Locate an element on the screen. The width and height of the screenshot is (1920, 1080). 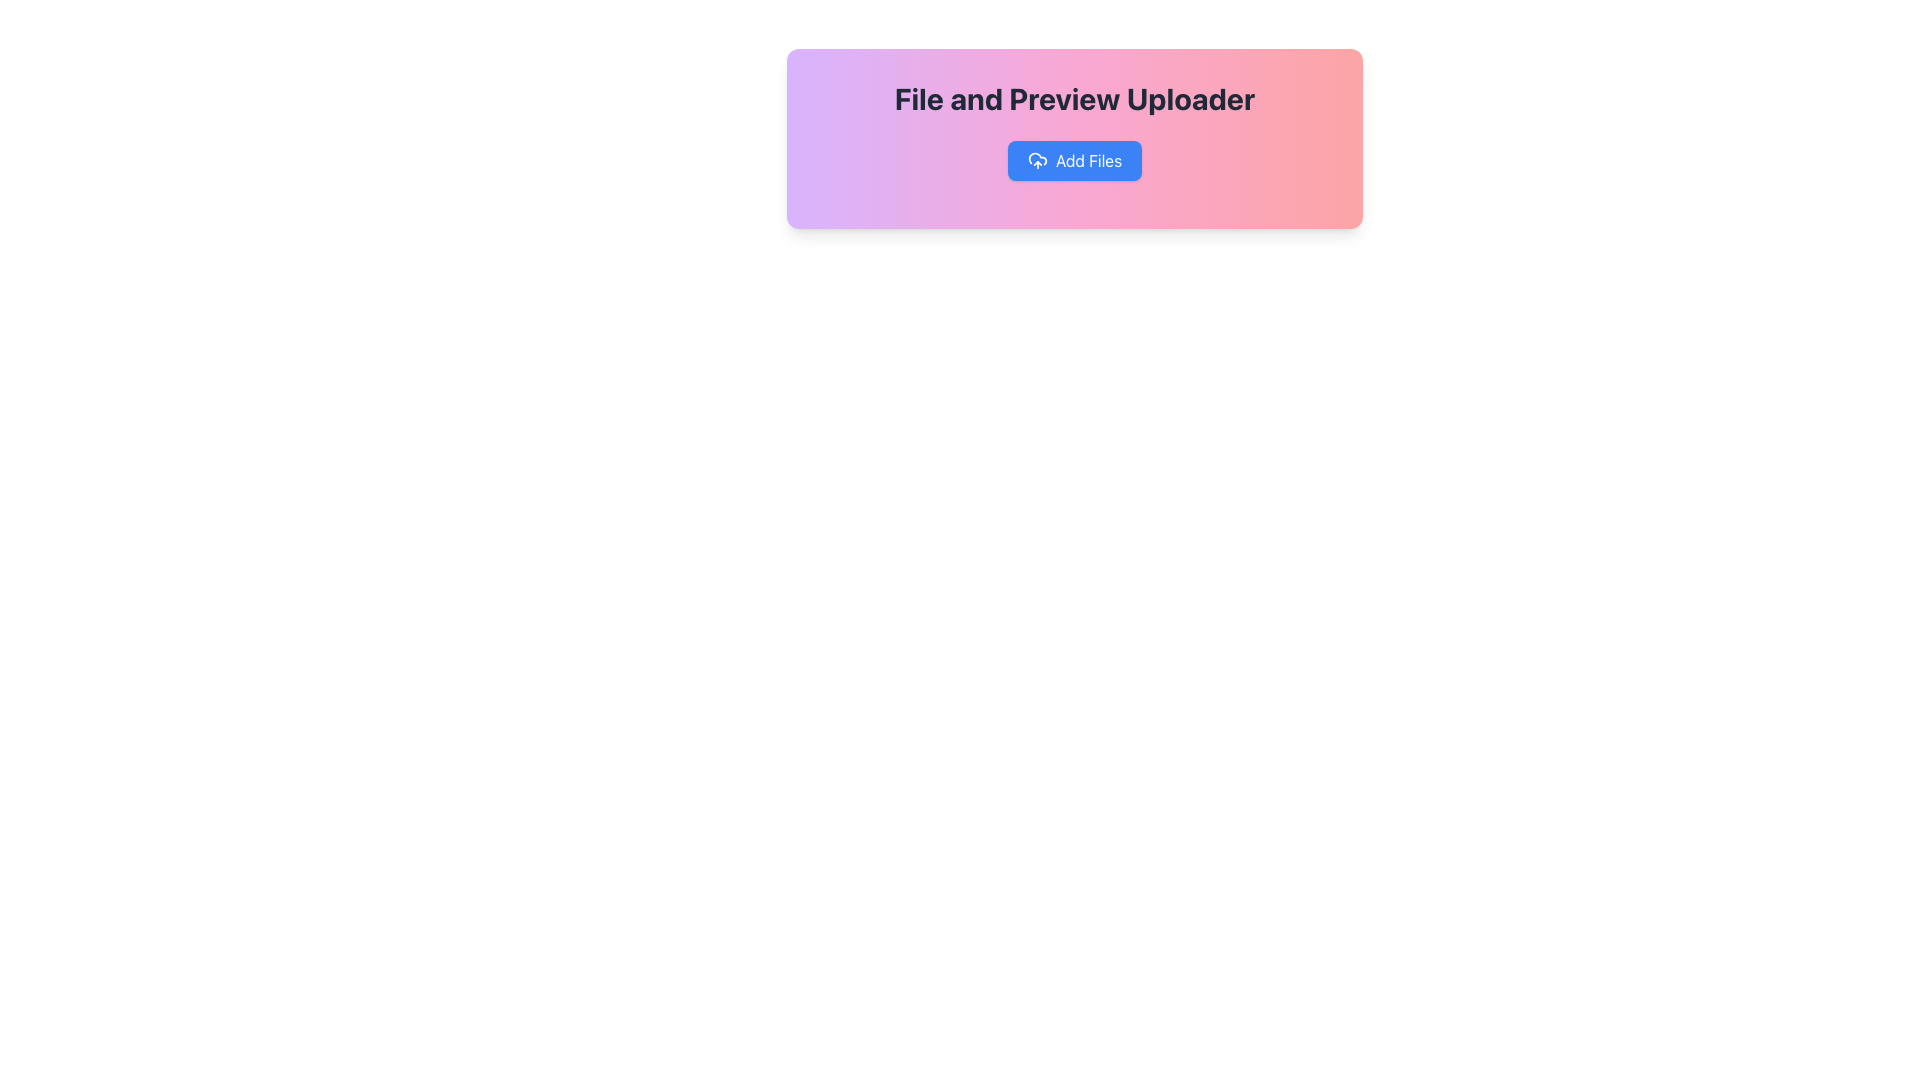
the 'Add Files' button, which has a blue background and white text is located at coordinates (1074, 160).